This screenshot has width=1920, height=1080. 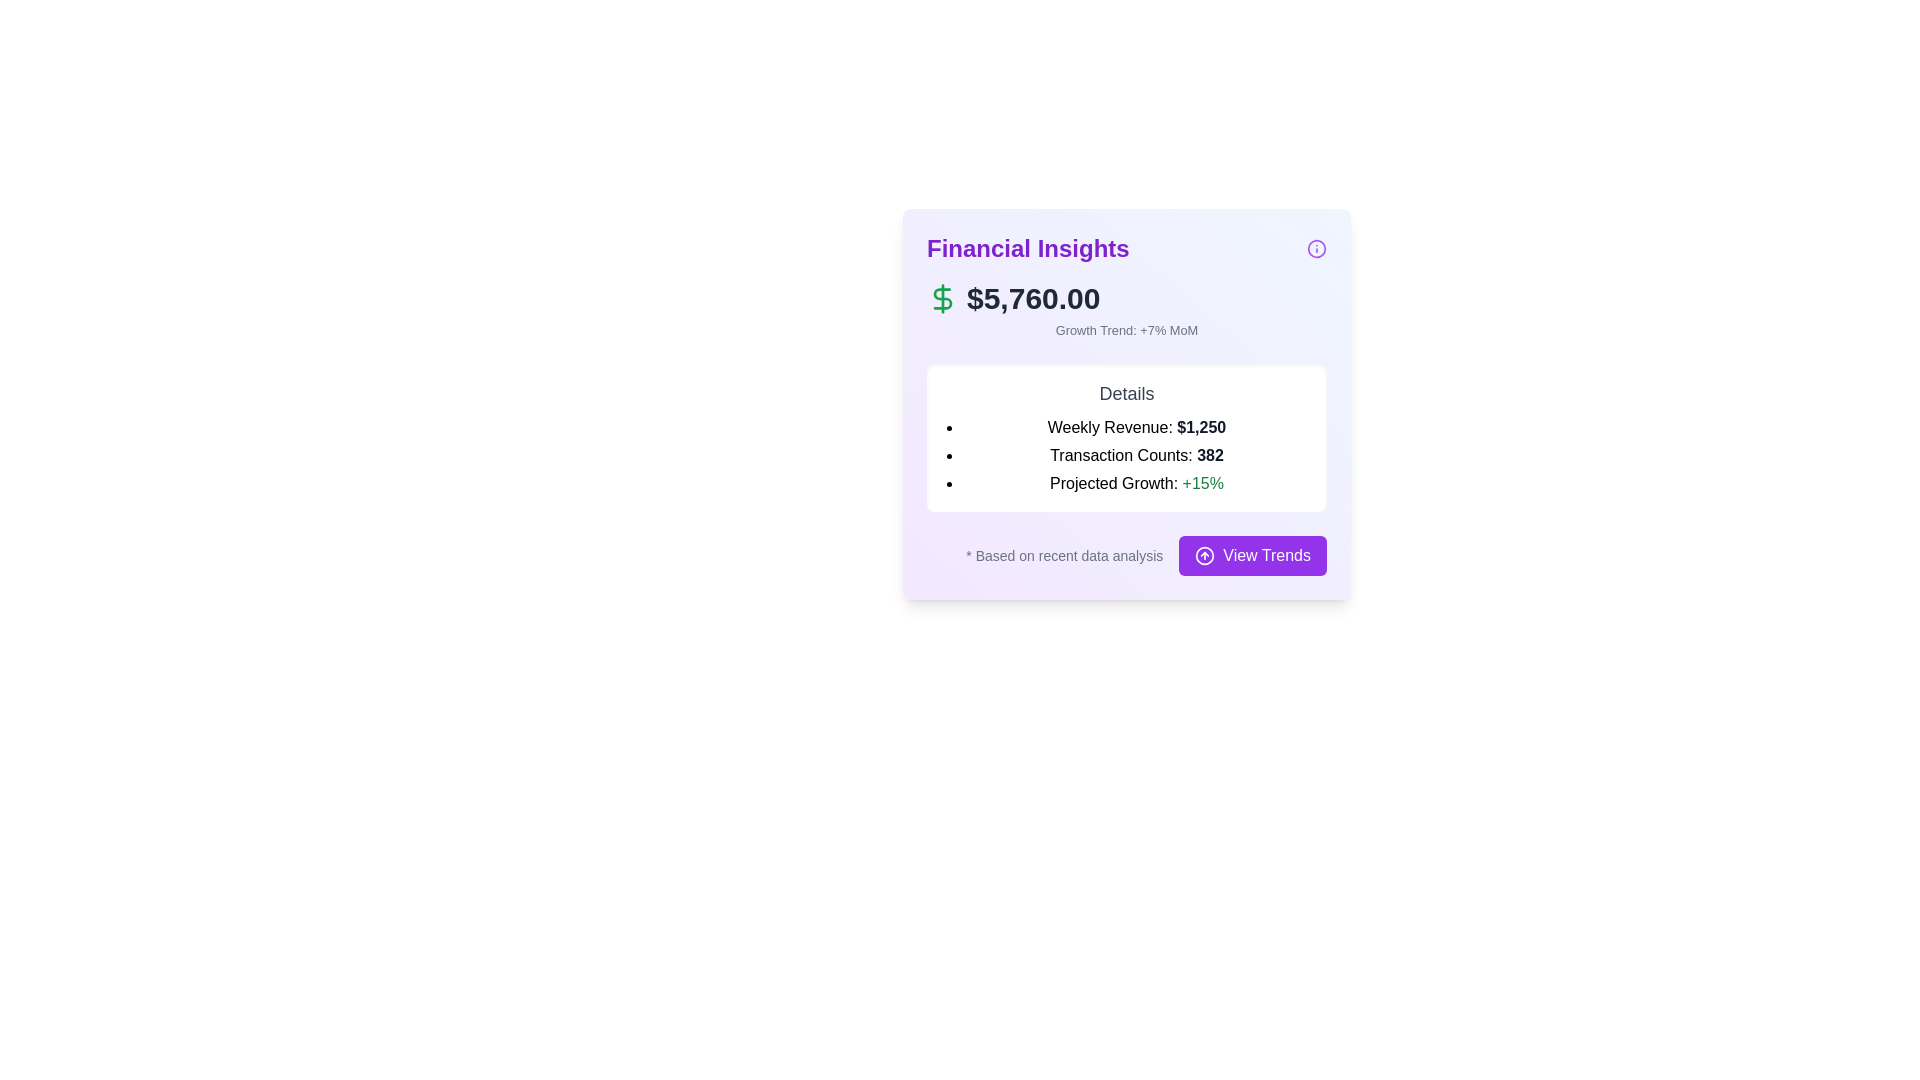 I want to click on the displayed weekly revenue value located in the second row of the detail section of the card, right-aligned with the label 'Weekly Revenue:', so click(x=1200, y=426).